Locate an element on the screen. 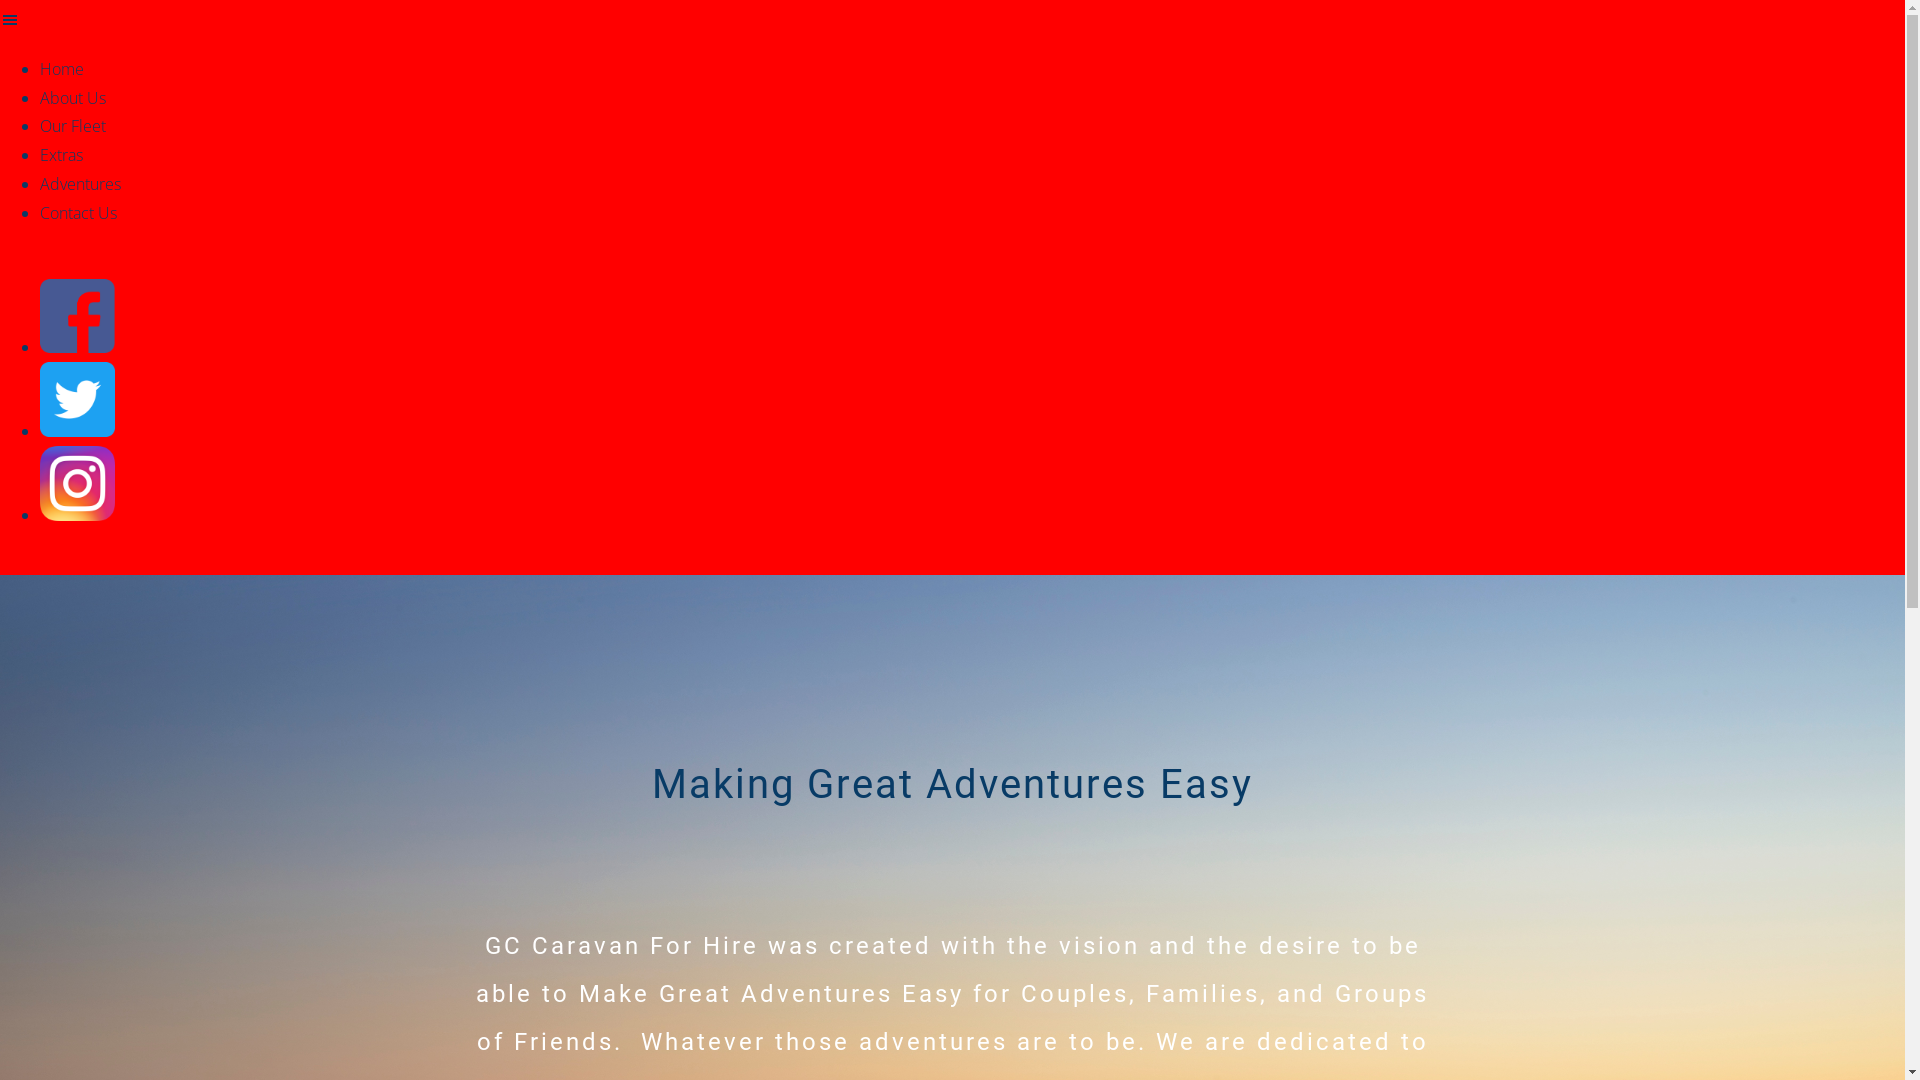  'Adventures' is located at coordinates (80, 184).